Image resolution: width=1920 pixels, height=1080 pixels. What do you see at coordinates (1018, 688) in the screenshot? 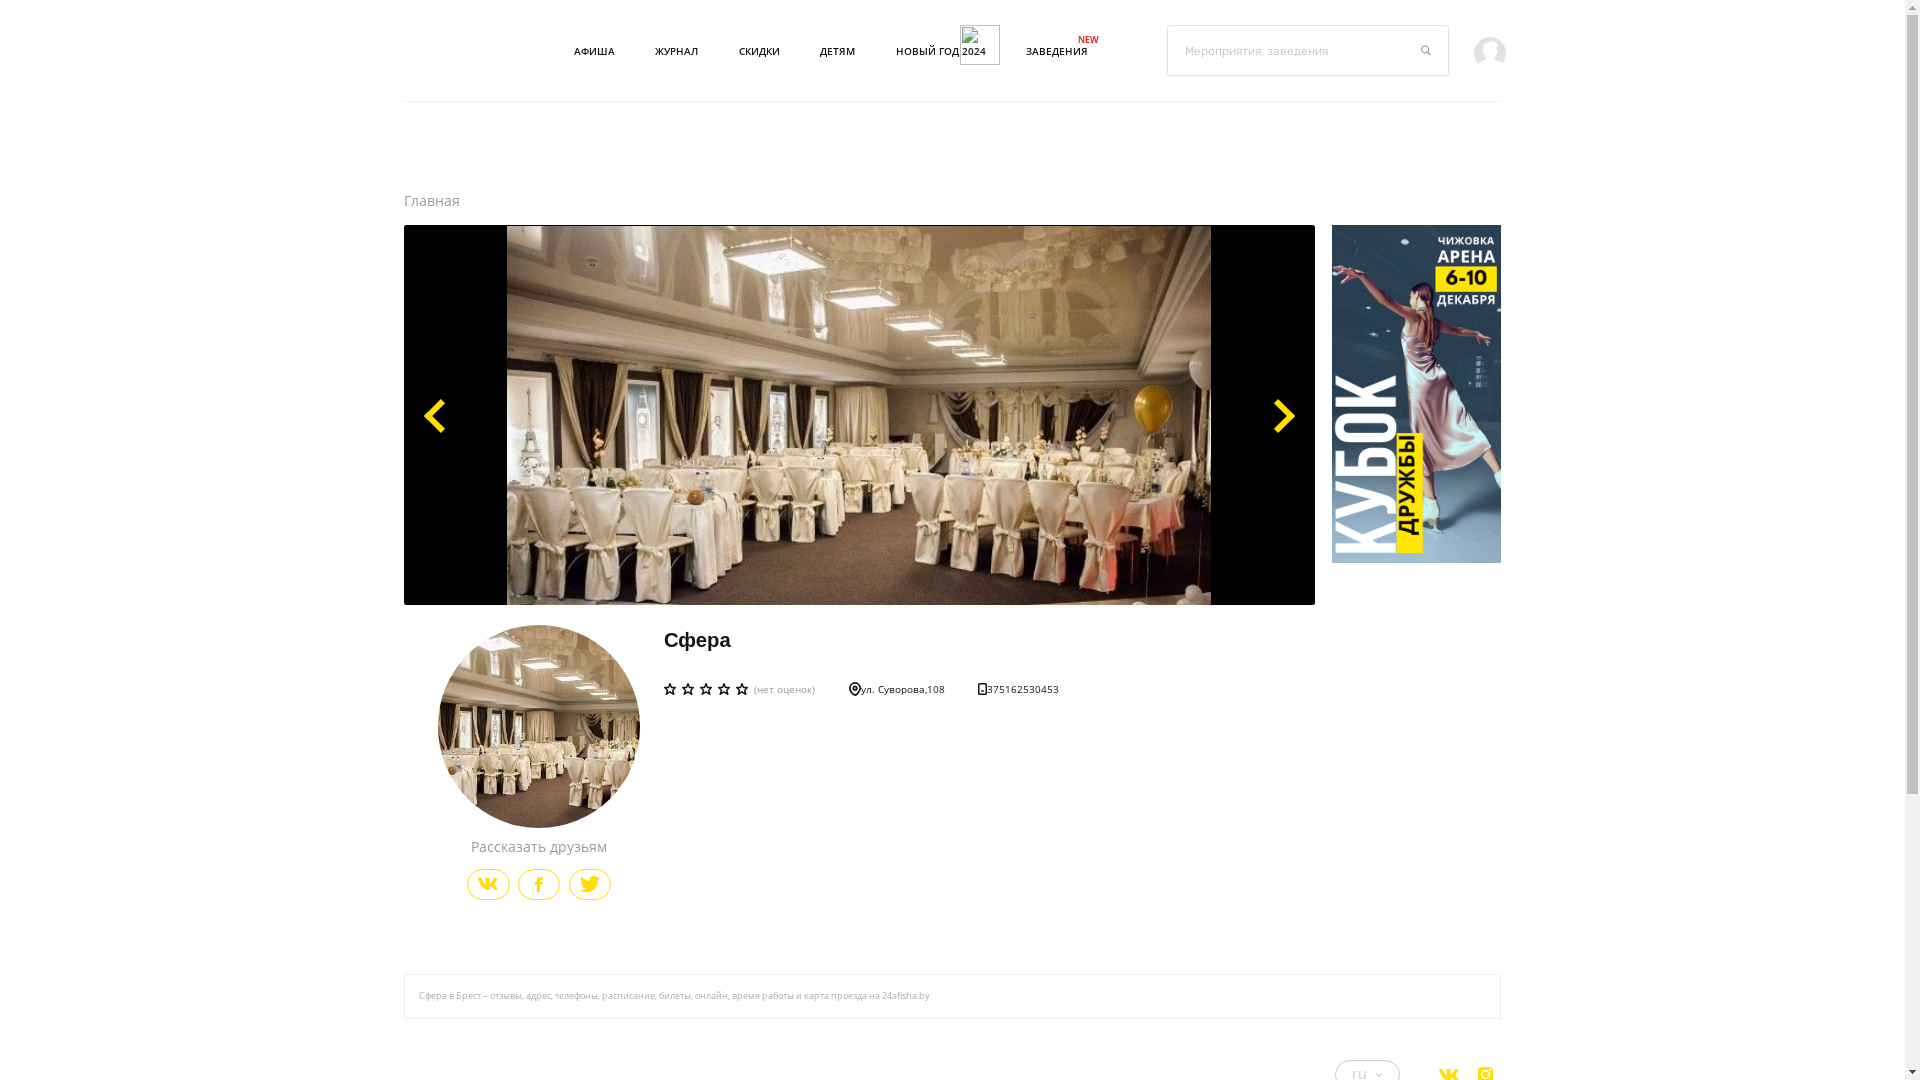
I see `'375162530453'` at bounding box center [1018, 688].